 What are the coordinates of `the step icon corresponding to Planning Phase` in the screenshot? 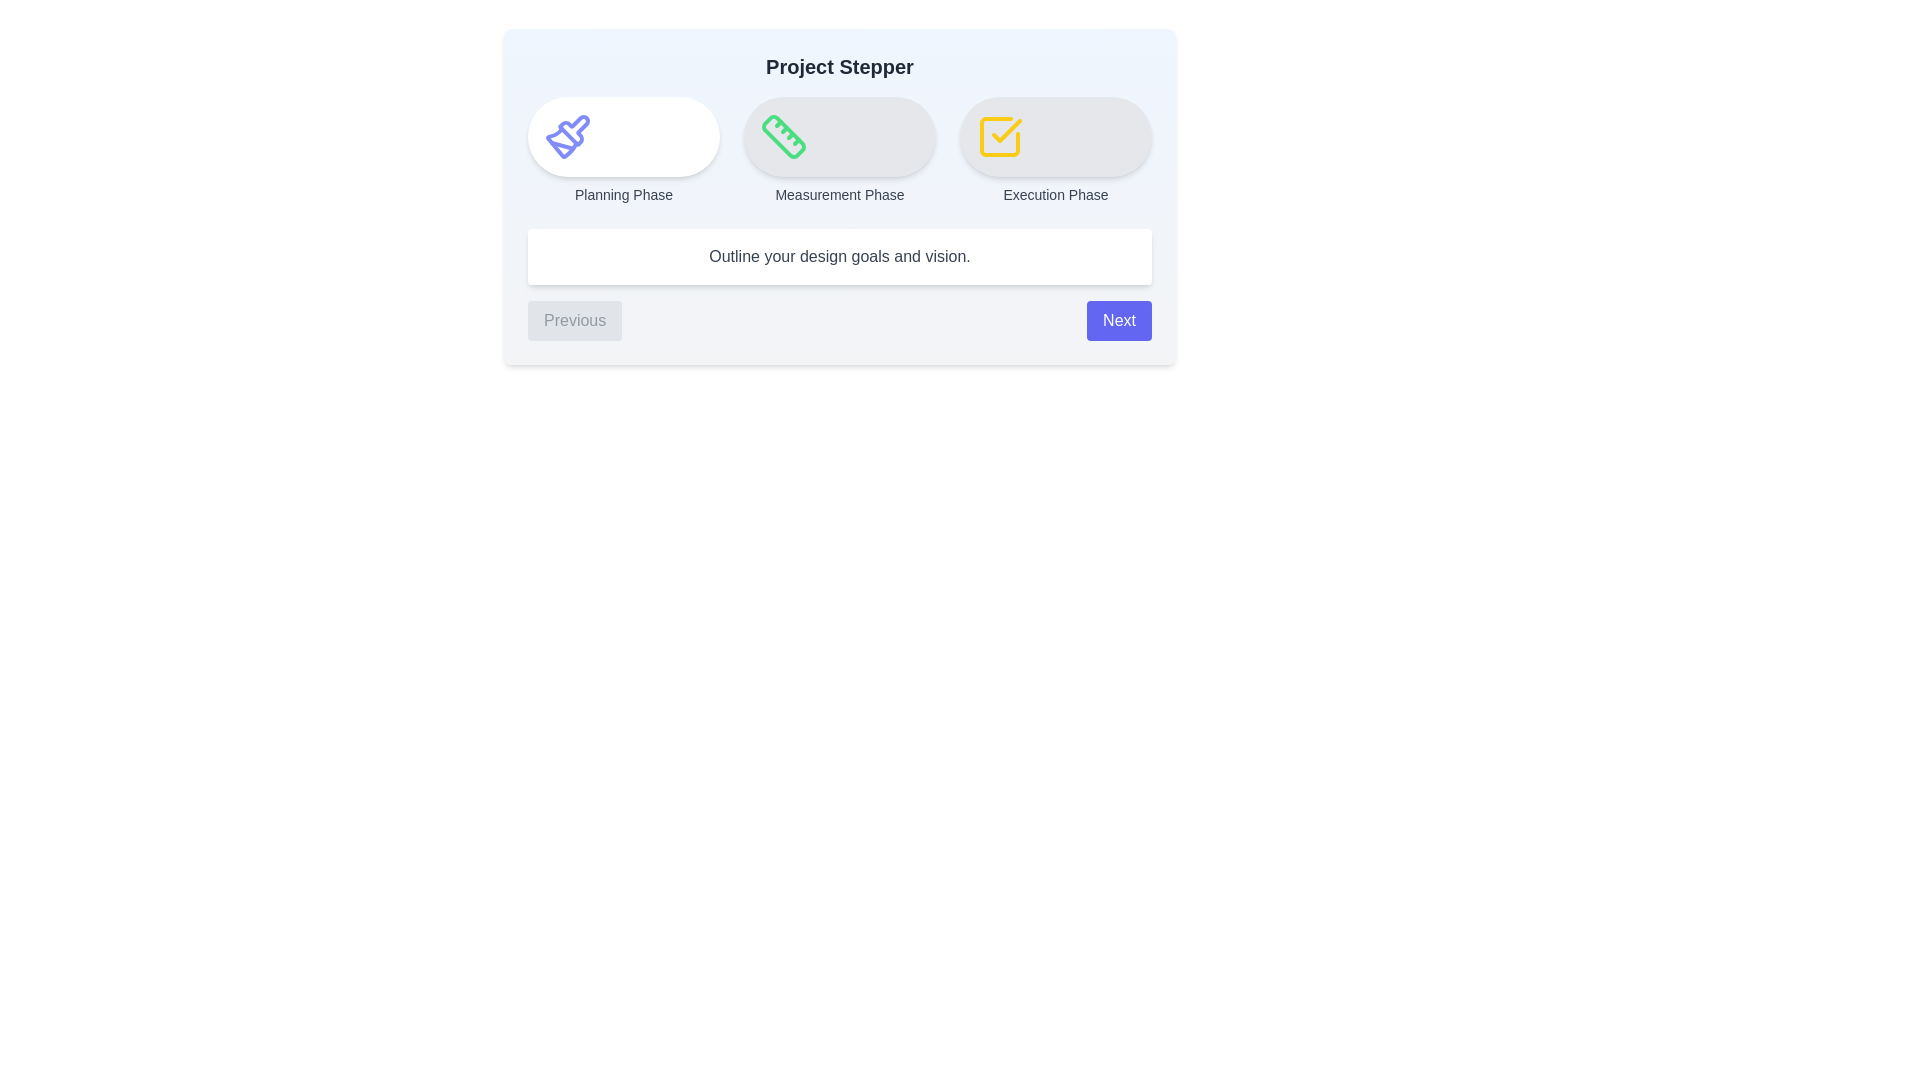 It's located at (623, 136).